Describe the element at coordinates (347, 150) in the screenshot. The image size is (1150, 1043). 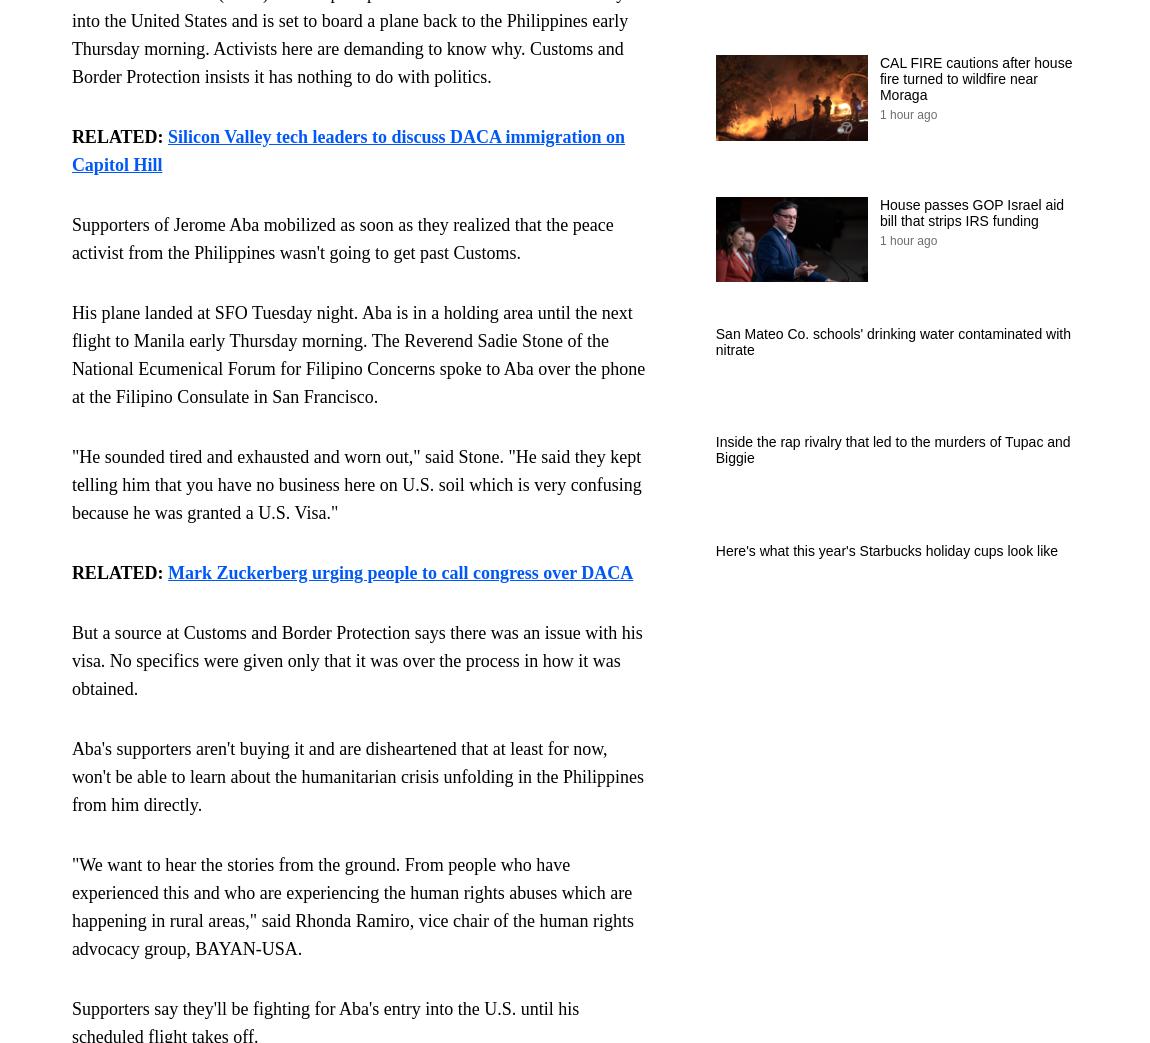
I see `'Silicon Valley tech leaders to discuss DACA immigration on Capitol Hill'` at that location.